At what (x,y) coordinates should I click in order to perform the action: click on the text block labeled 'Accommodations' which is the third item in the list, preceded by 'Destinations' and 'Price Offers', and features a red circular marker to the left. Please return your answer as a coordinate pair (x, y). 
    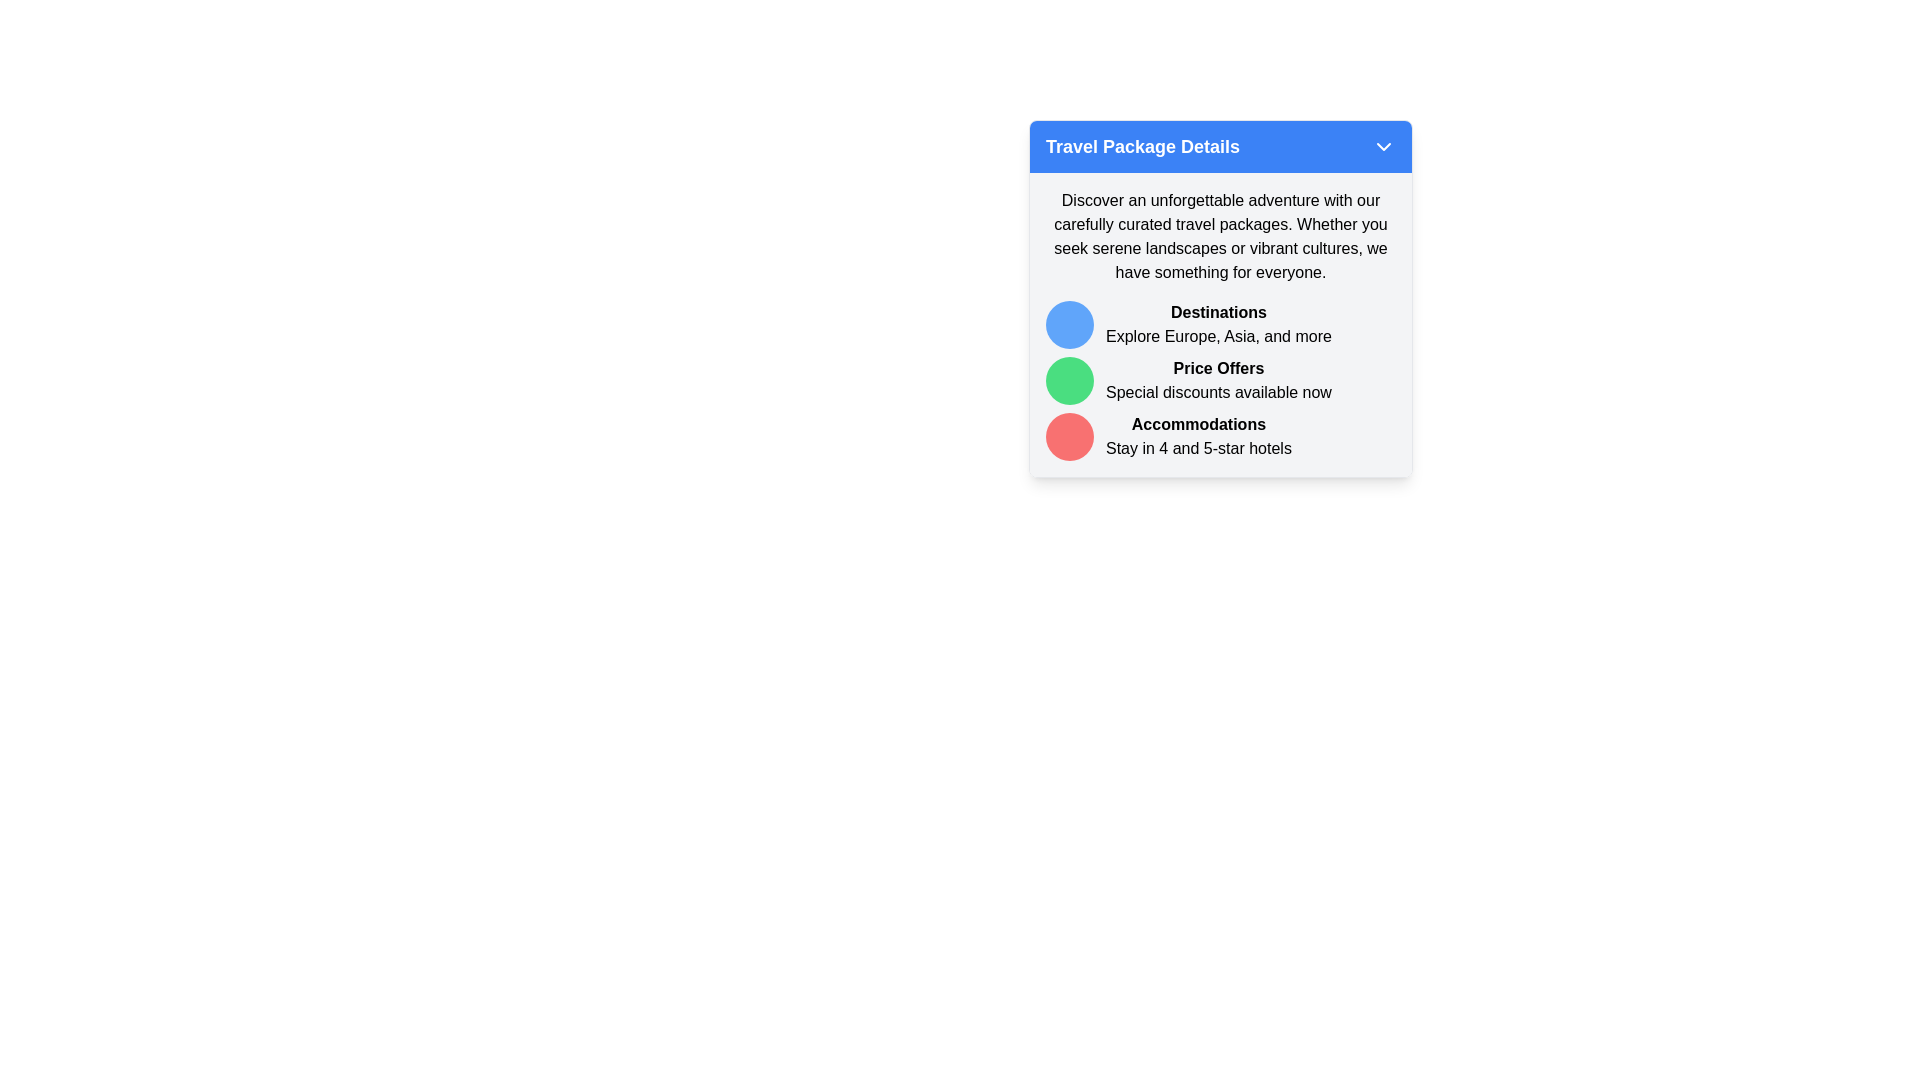
    Looking at the image, I should click on (1199, 435).